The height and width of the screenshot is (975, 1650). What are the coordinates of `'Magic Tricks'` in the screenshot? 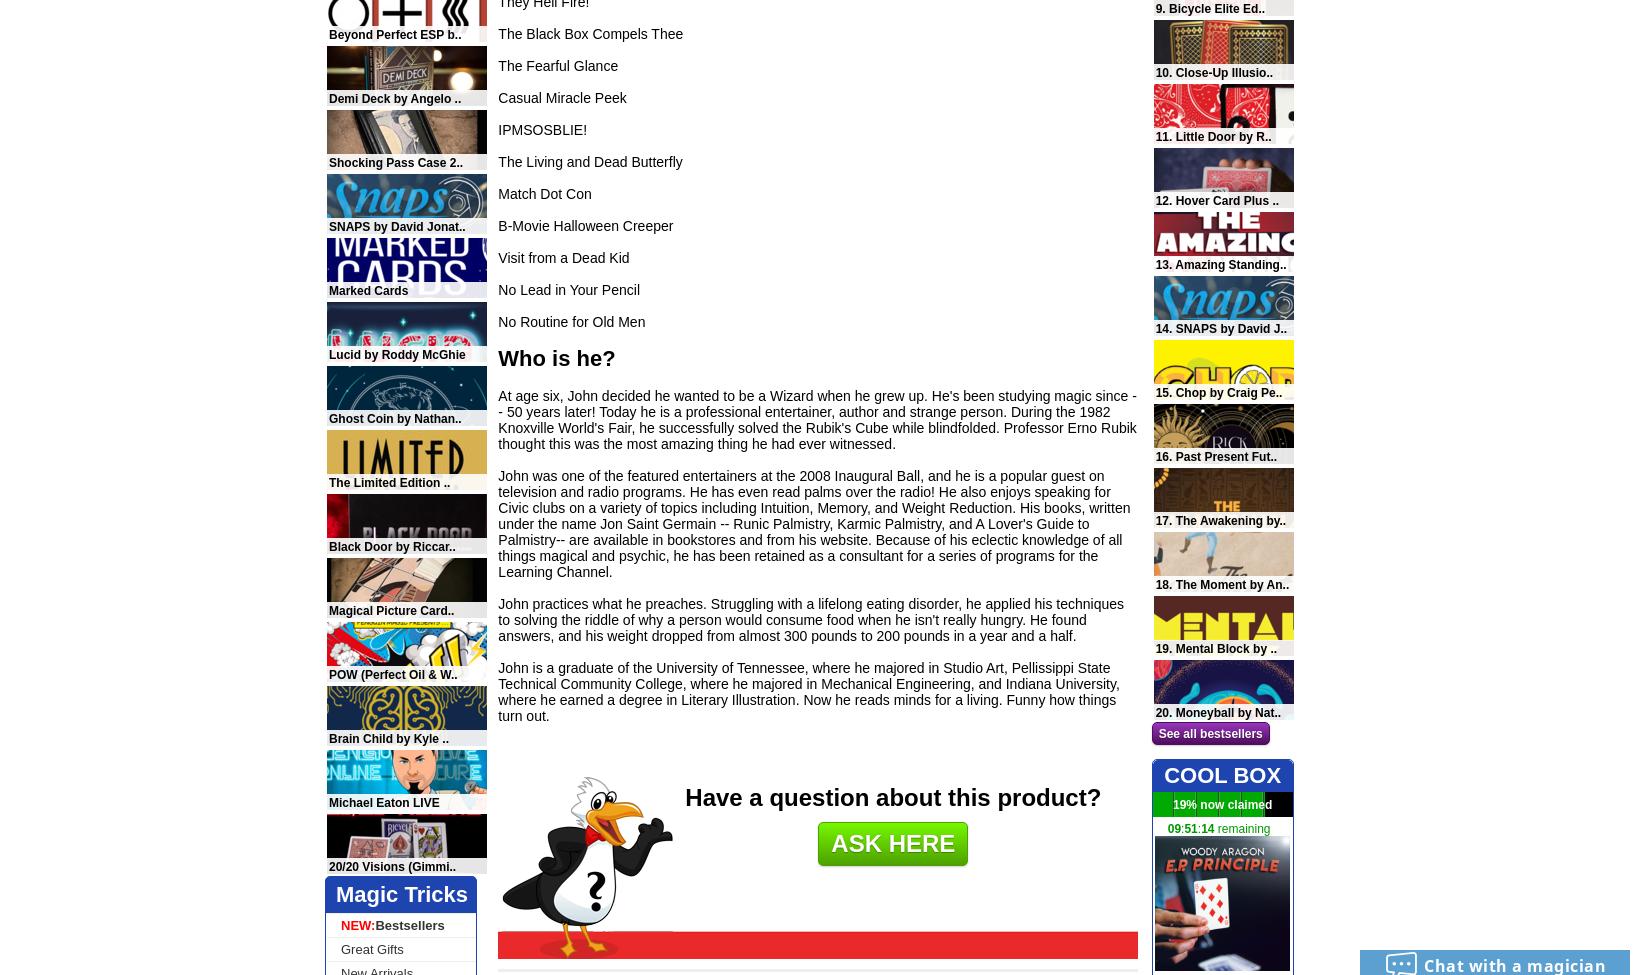 It's located at (401, 893).